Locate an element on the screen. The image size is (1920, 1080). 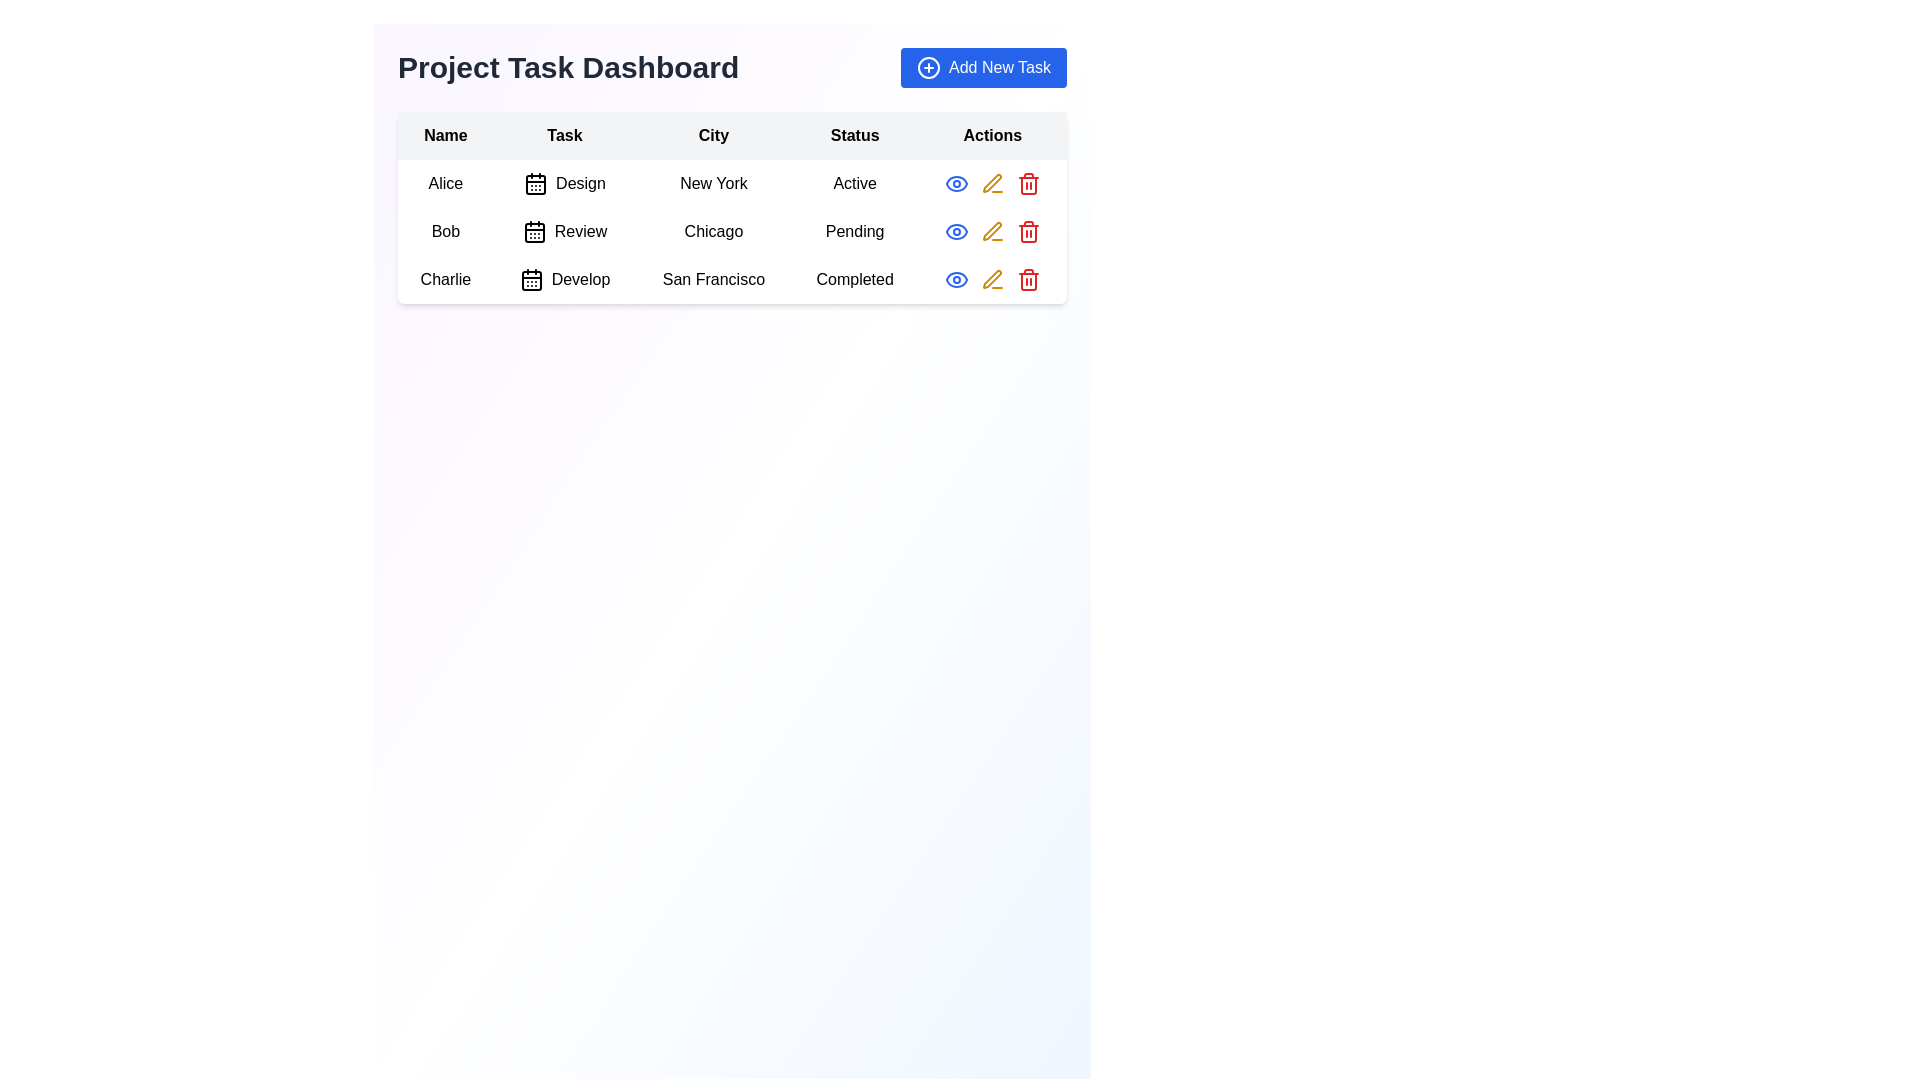
the header text element that reads 'Project Task Dashboard', which is prominently styled in bold and large font size, located at the top-left of the interface is located at coordinates (731, 67).